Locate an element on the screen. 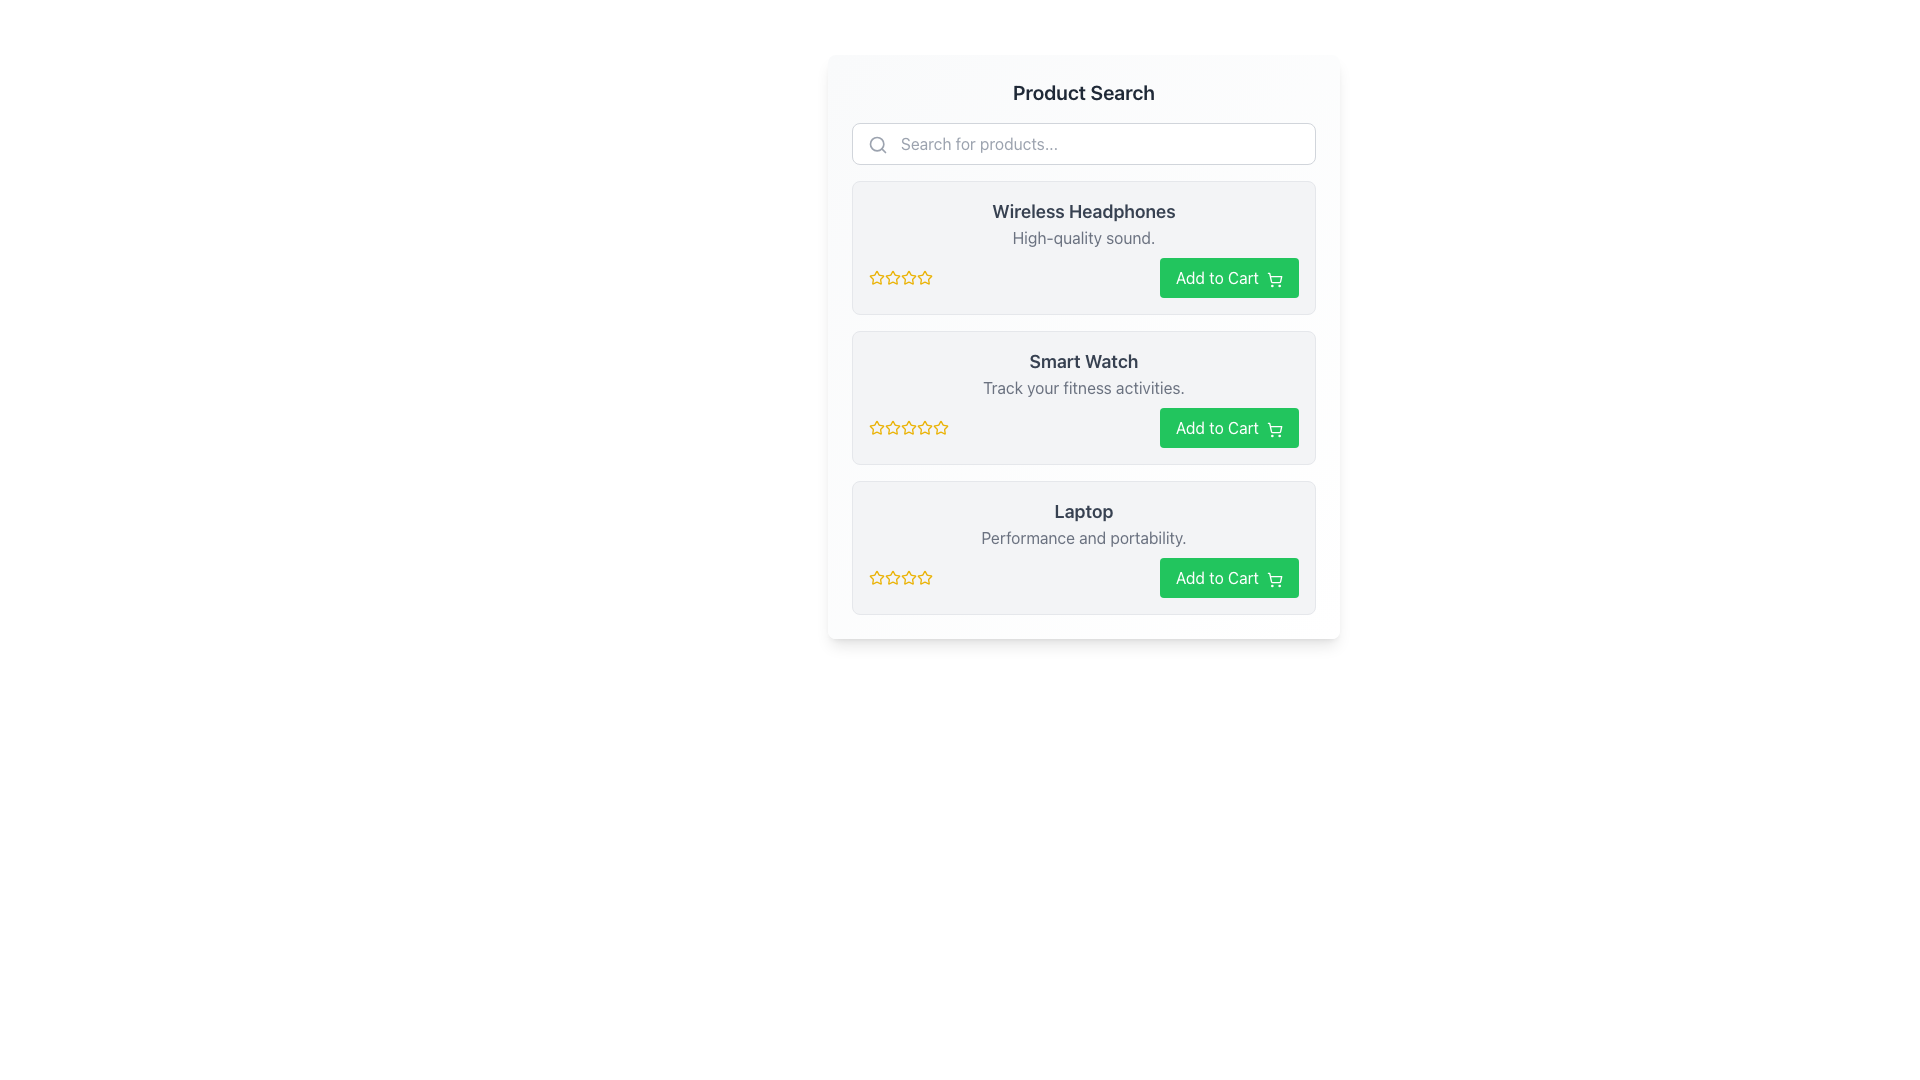 The height and width of the screenshot is (1080, 1920). the fourth star icon in the 5-star rating component for 'Wireless Headphones', which is visually represented as a yellow star and is located to the left of the 'Add to Cart' button is located at coordinates (900, 277).